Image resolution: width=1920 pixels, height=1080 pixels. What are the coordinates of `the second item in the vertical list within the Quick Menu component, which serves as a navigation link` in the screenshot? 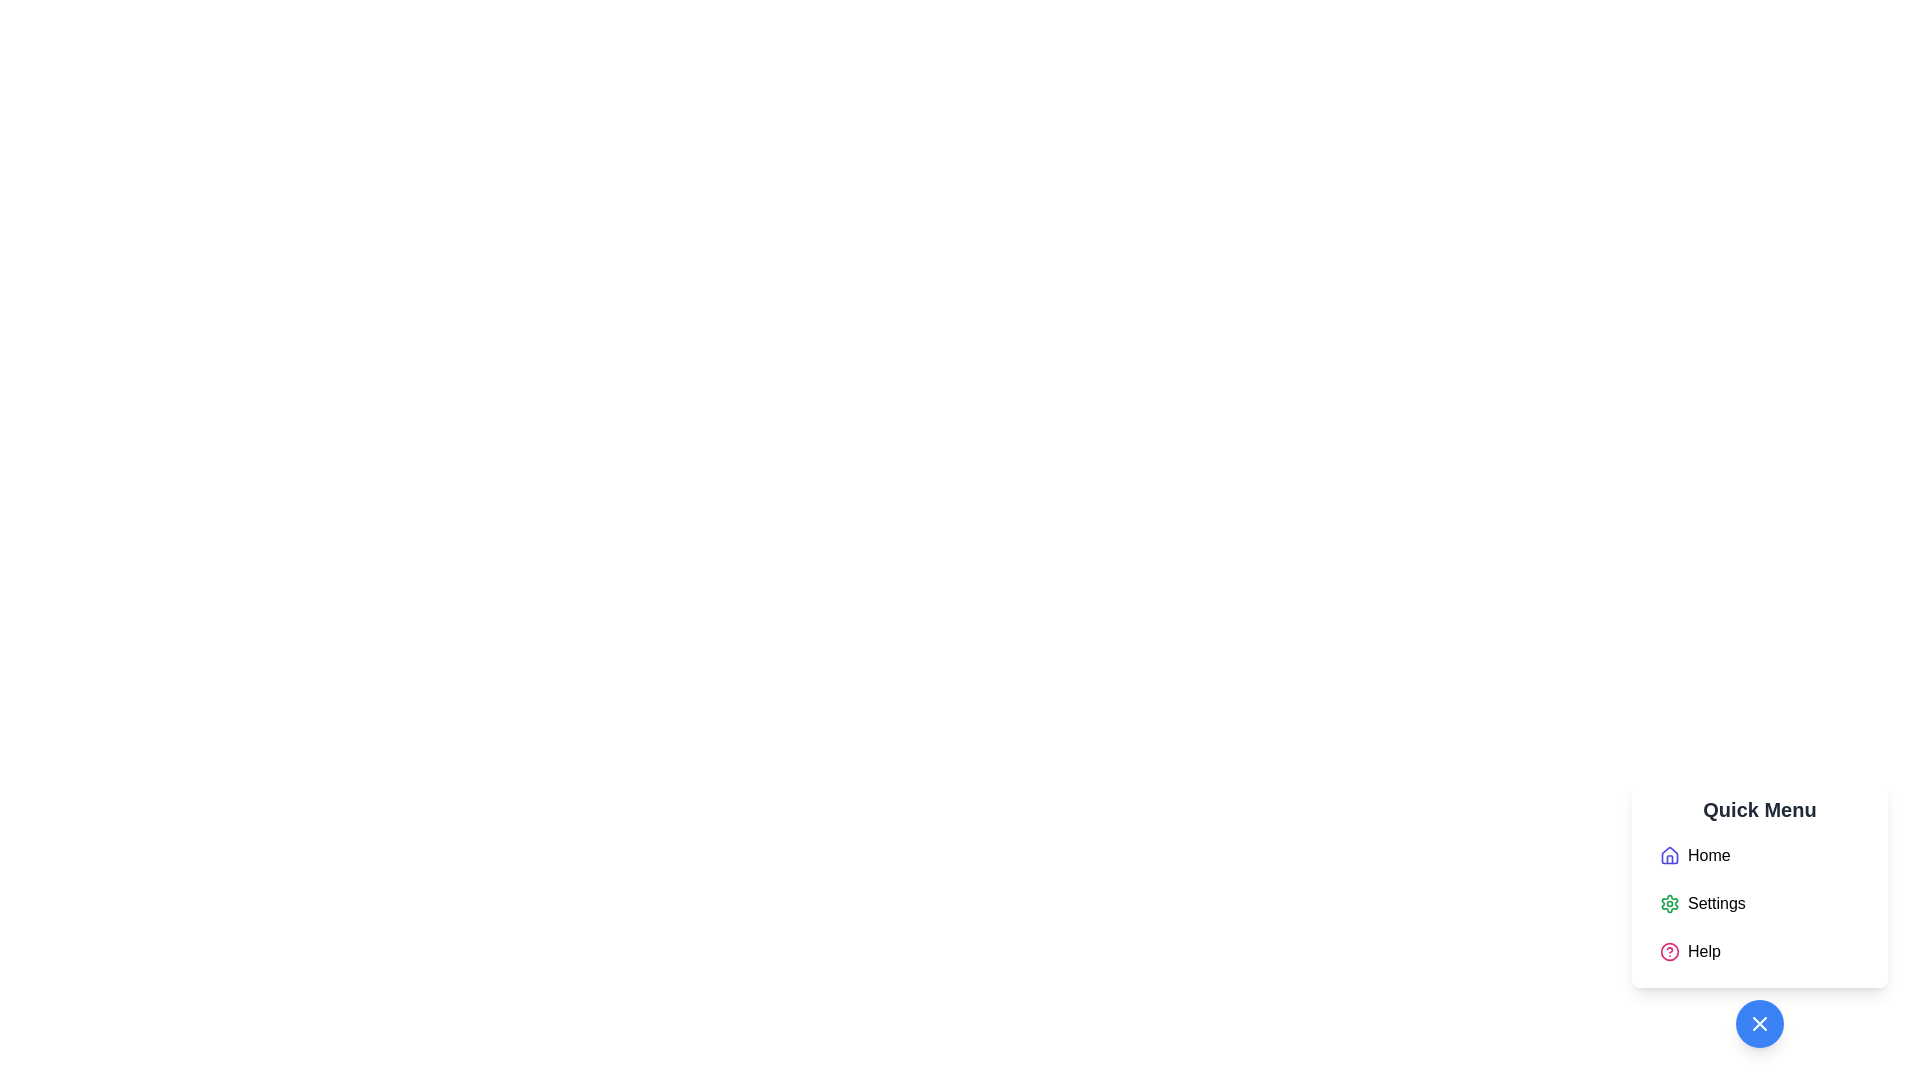 It's located at (1760, 903).